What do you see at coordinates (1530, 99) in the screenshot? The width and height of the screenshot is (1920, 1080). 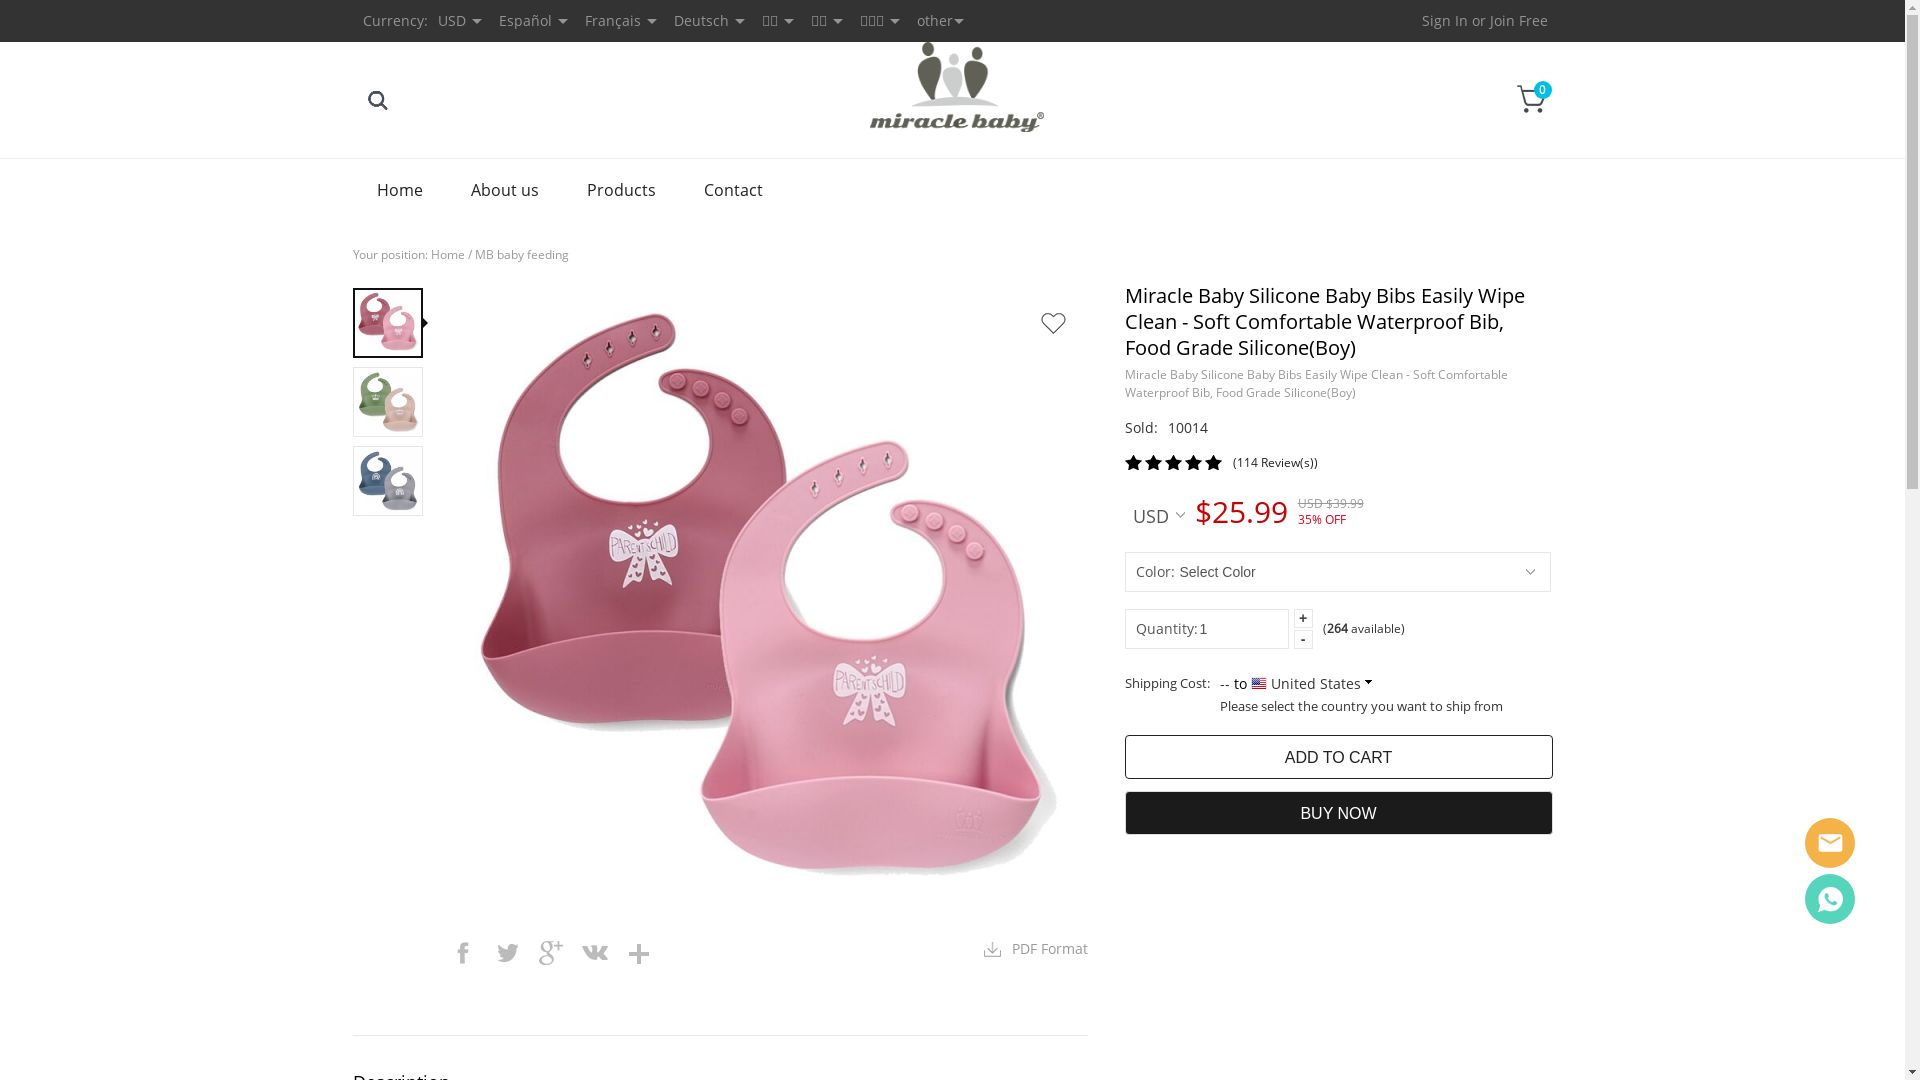 I see `'0'` at bounding box center [1530, 99].